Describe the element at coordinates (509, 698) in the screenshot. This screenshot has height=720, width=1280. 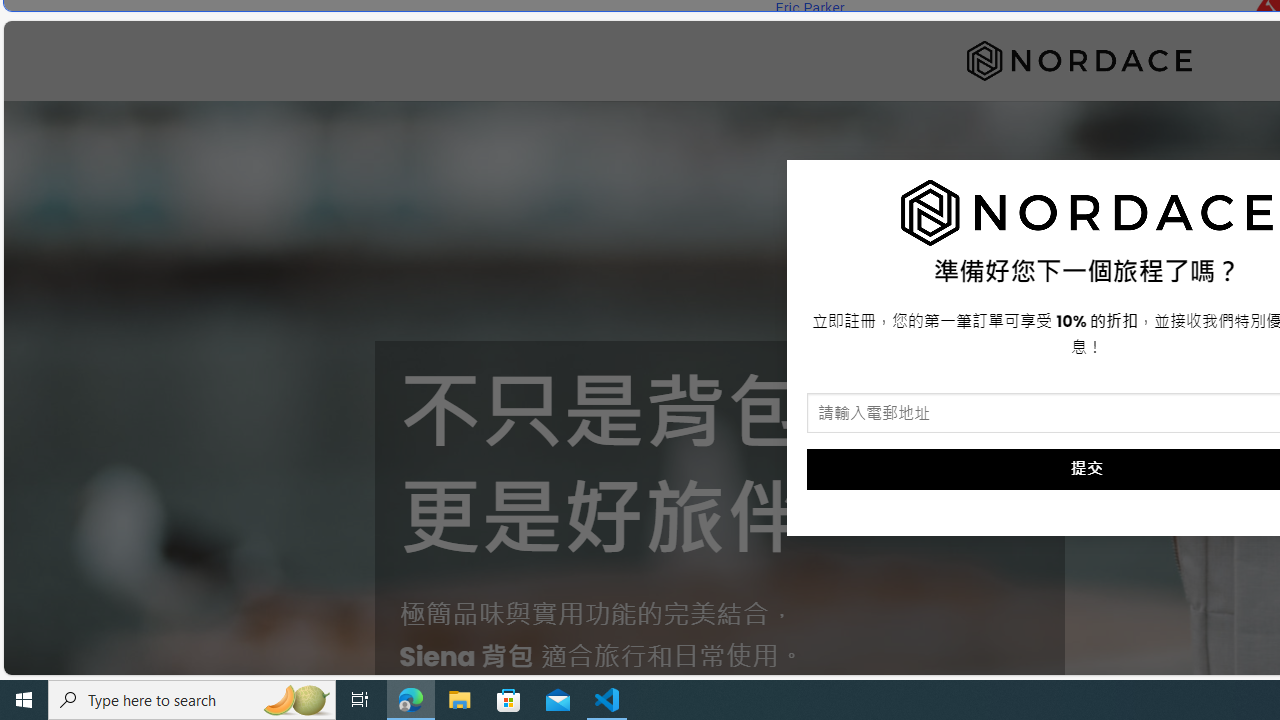
I see `'Microsoft Store'` at that location.